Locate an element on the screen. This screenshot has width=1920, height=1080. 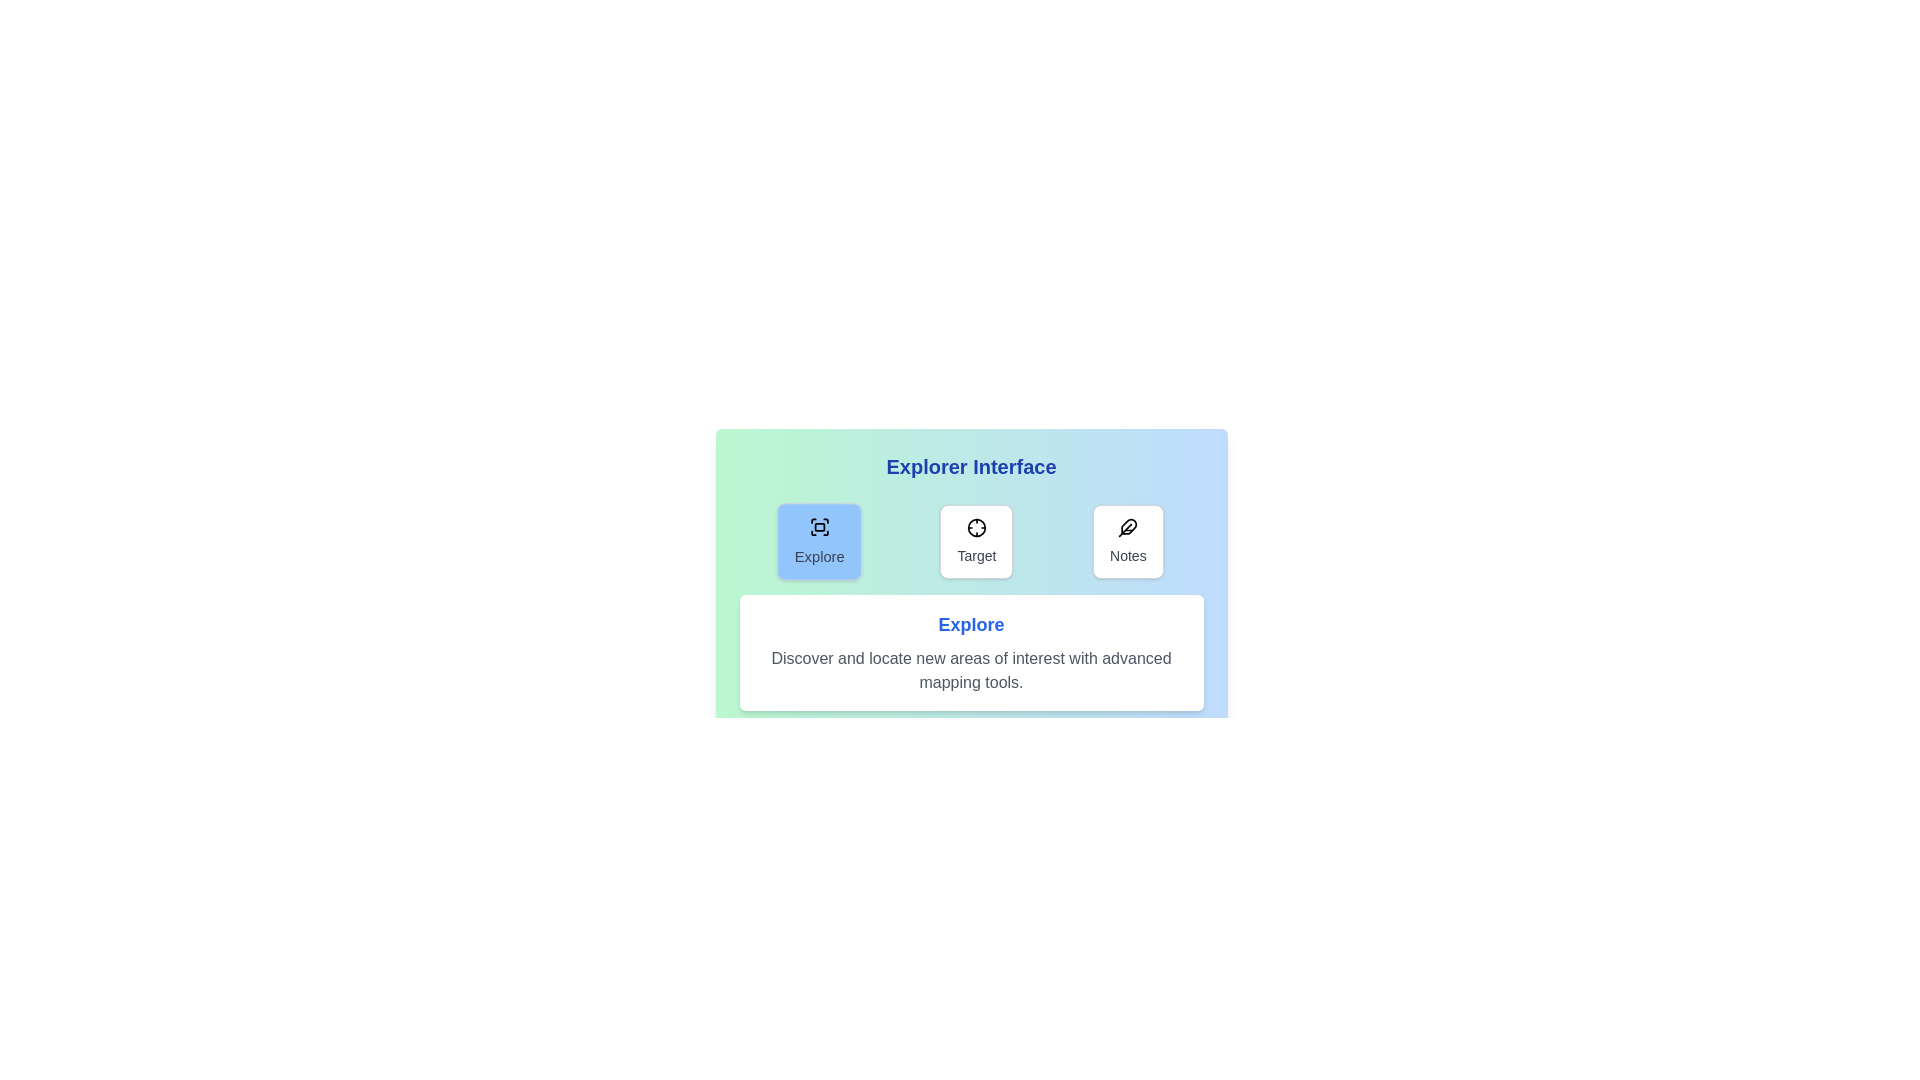
the button labeled Explore to observe its interactive style is located at coordinates (820, 542).